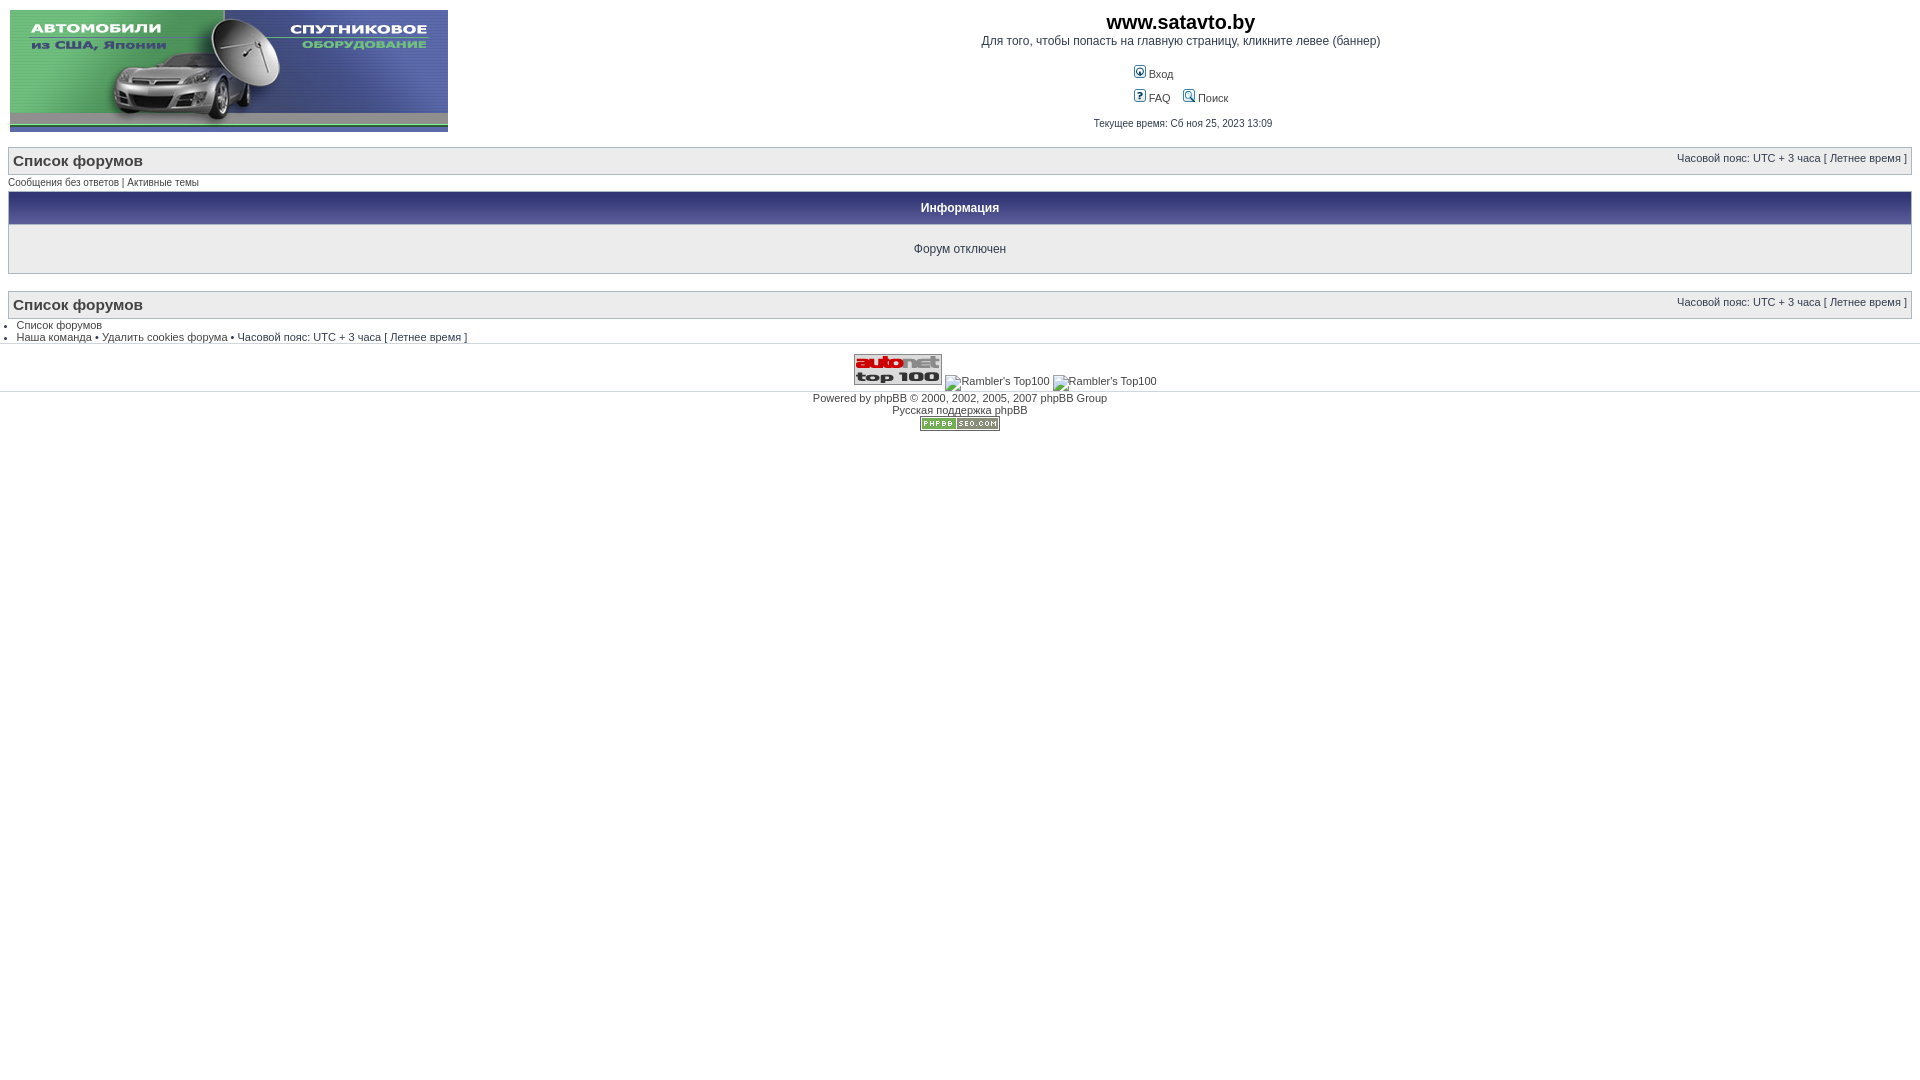 This screenshot has height=1080, width=1920. What do you see at coordinates (806, 369) in the screenshot?
I see `'LiveInternet'` at bounding box center [806, 369].